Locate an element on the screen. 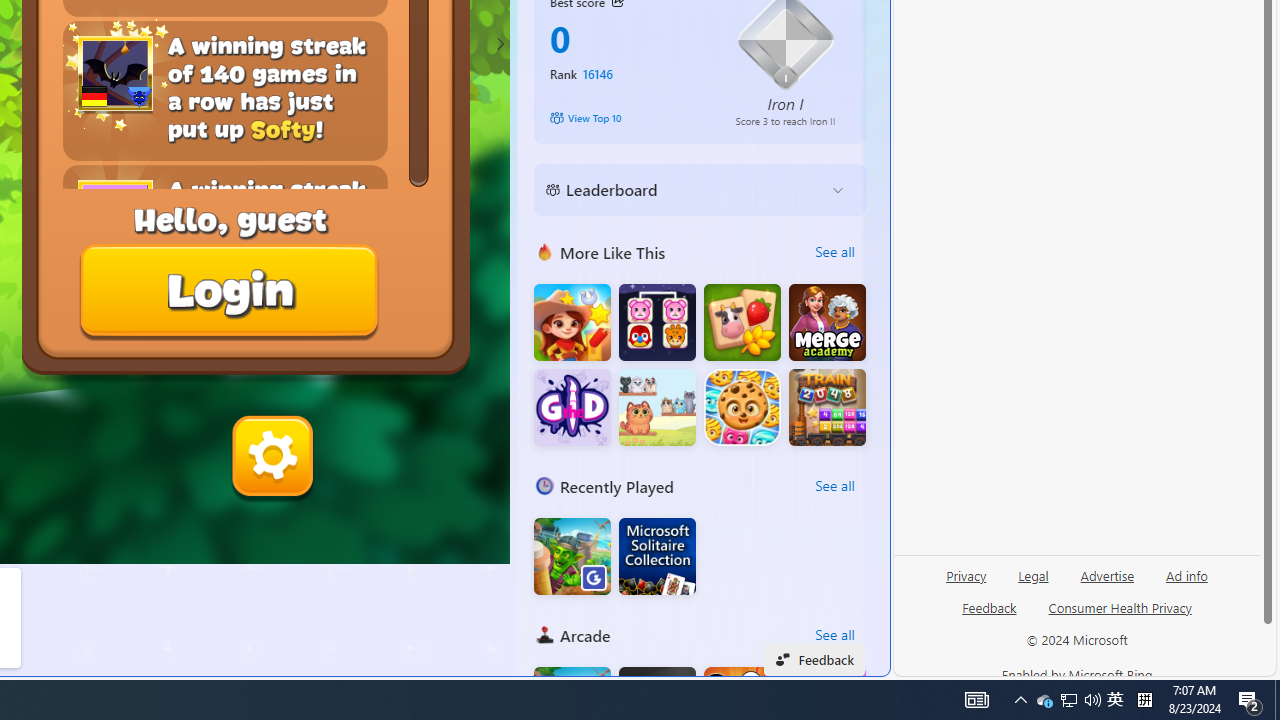  'Train 2048' is located at coordinates (827, 406).